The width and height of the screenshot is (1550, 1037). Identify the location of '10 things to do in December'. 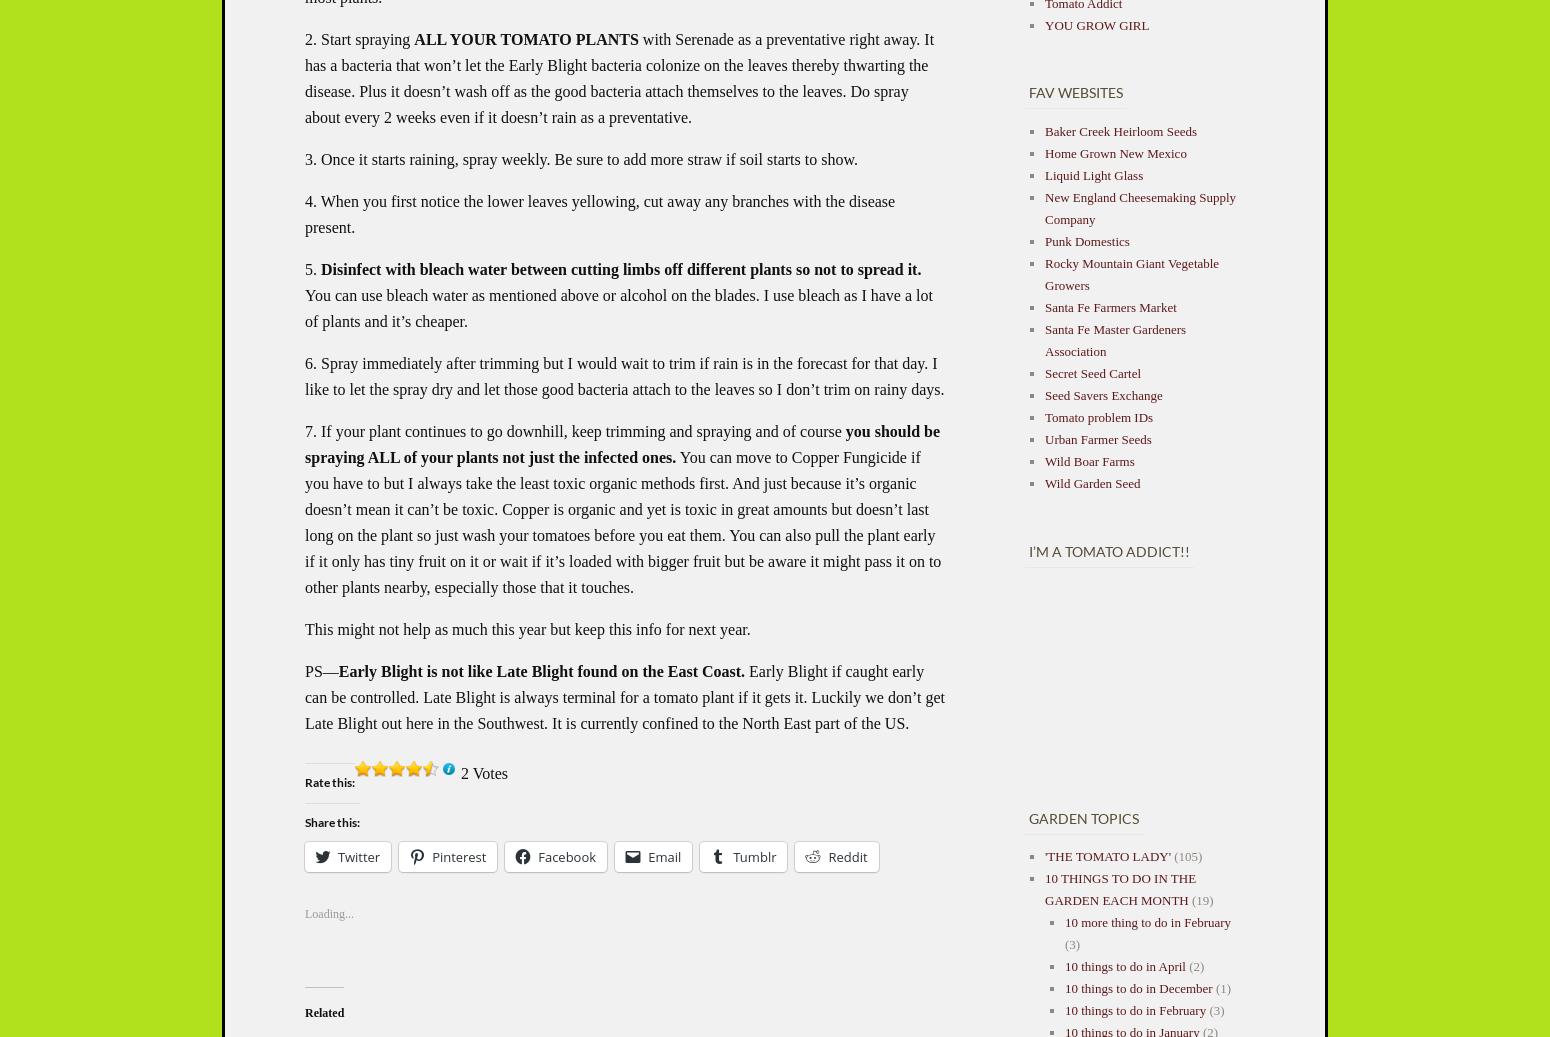
(1137, 988).